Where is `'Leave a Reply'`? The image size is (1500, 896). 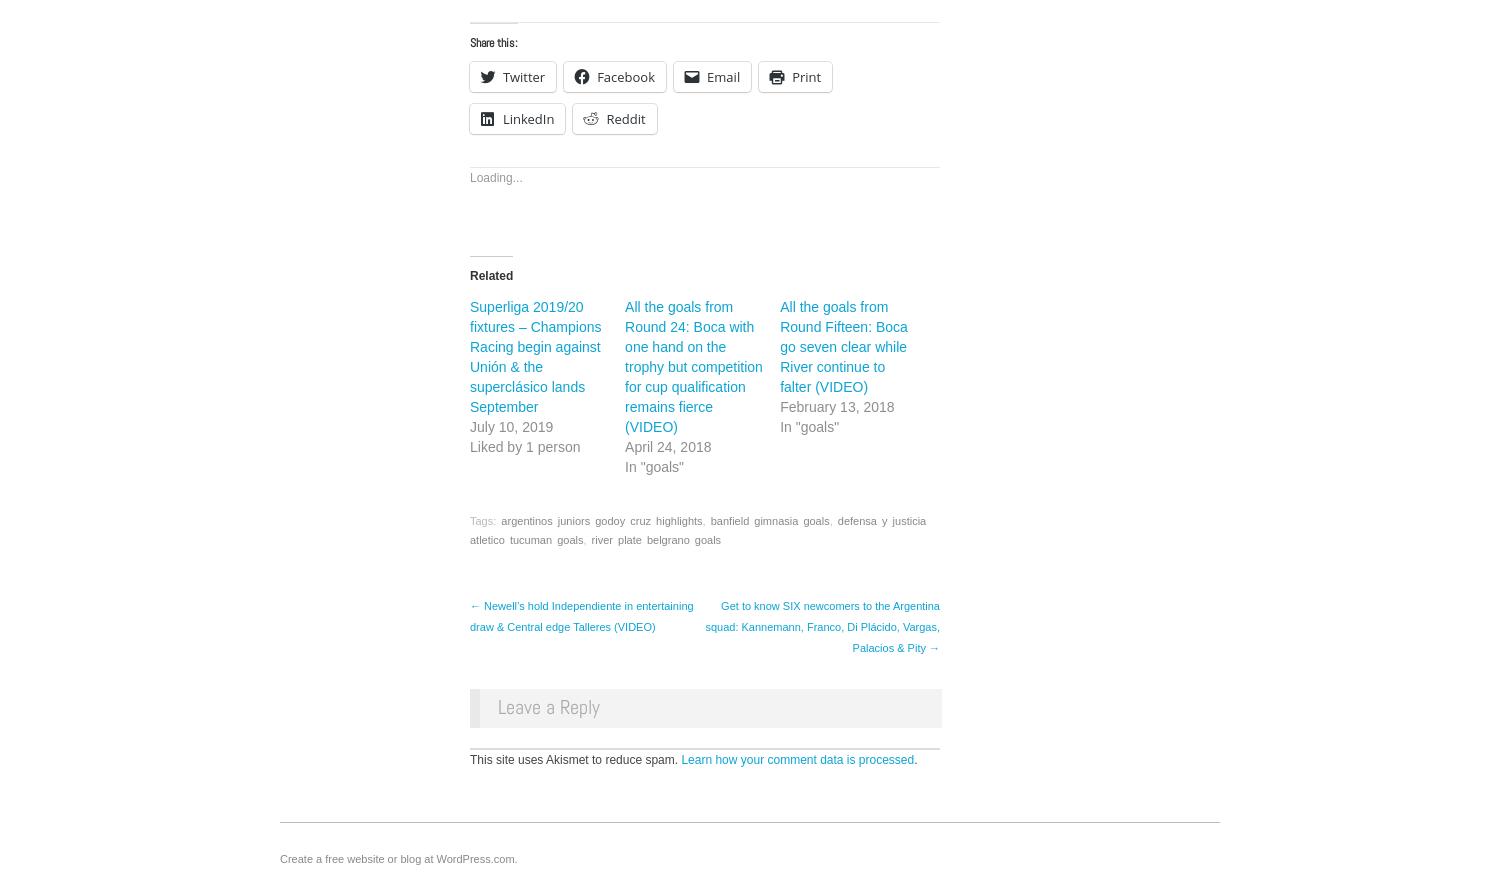 'Leave a Reply' is located at coordinates (549, 705).